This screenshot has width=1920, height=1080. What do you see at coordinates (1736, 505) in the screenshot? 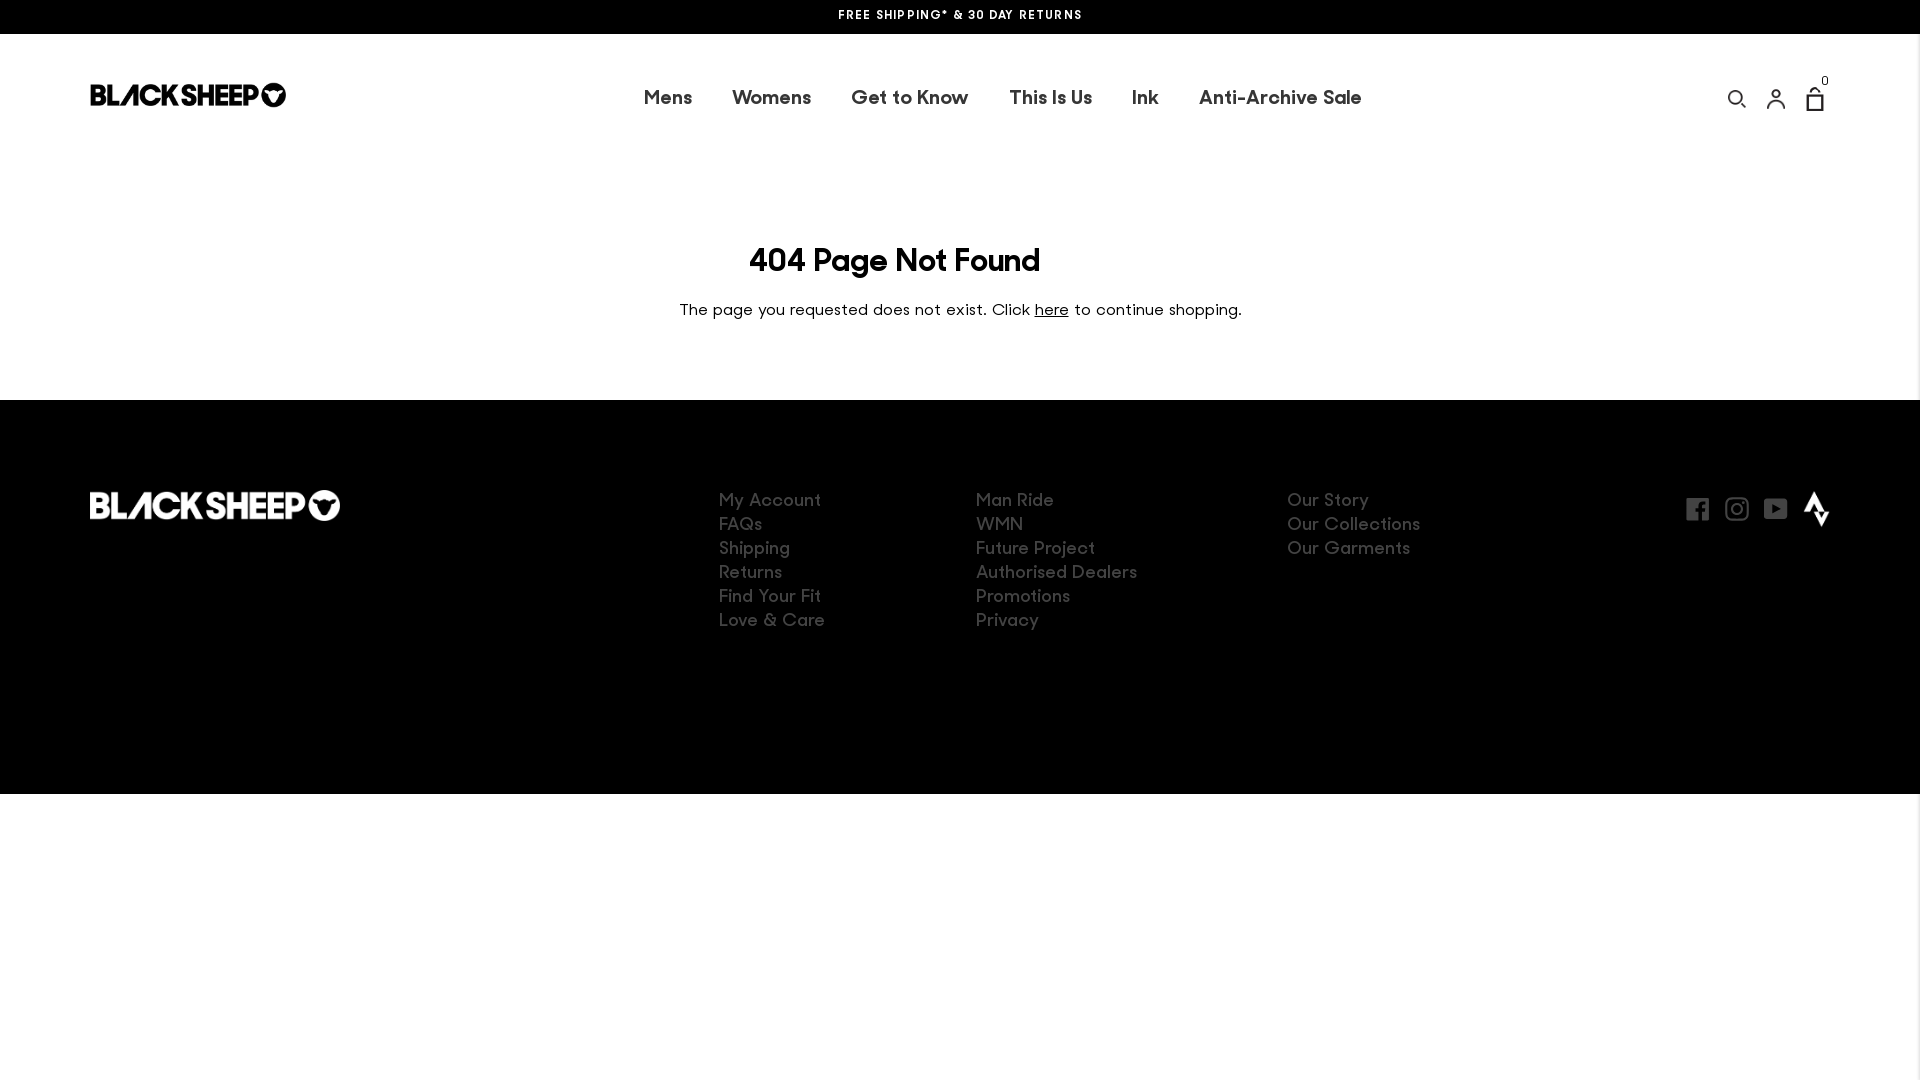
I see `'Black Sheep Cycling on Instagram'` at bounding box center [1736, 505].